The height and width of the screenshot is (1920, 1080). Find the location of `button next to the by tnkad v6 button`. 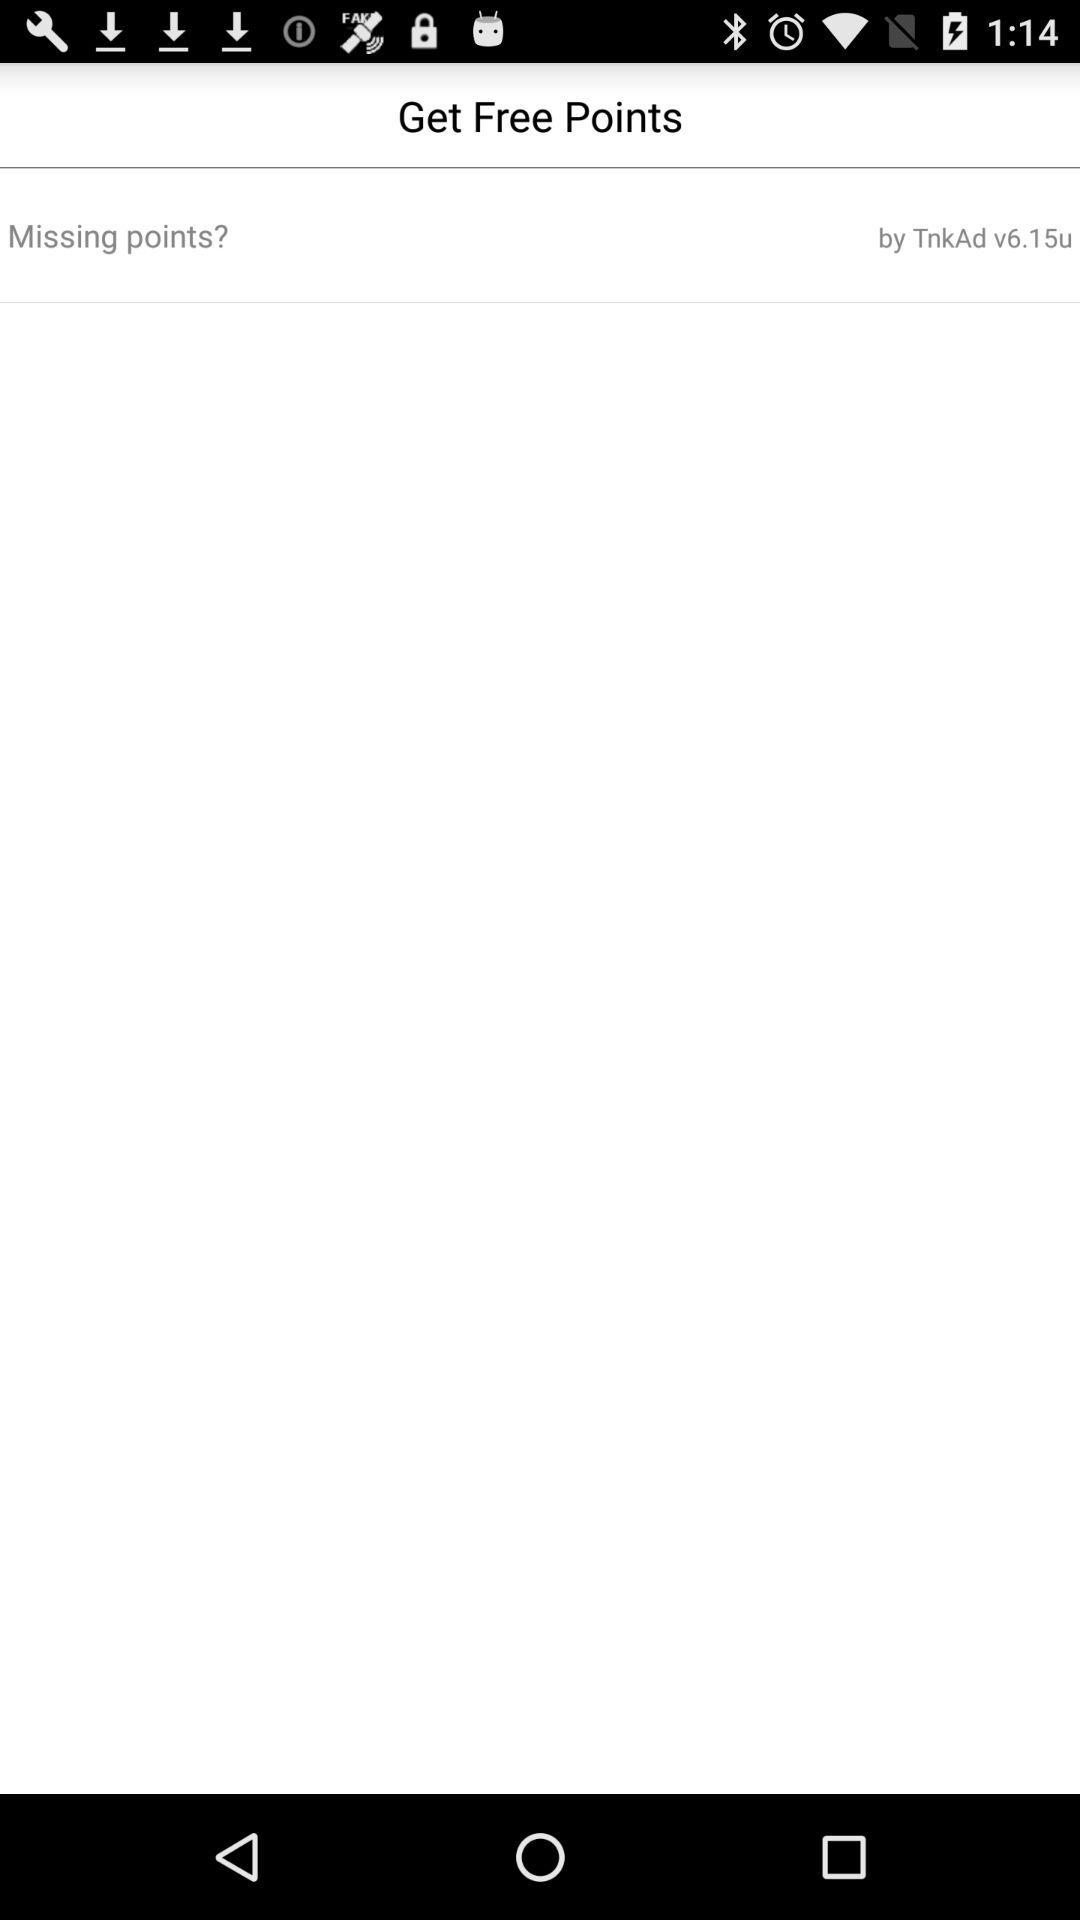

button next to the by tnkad v6 button is located at coordinates (361, 235).